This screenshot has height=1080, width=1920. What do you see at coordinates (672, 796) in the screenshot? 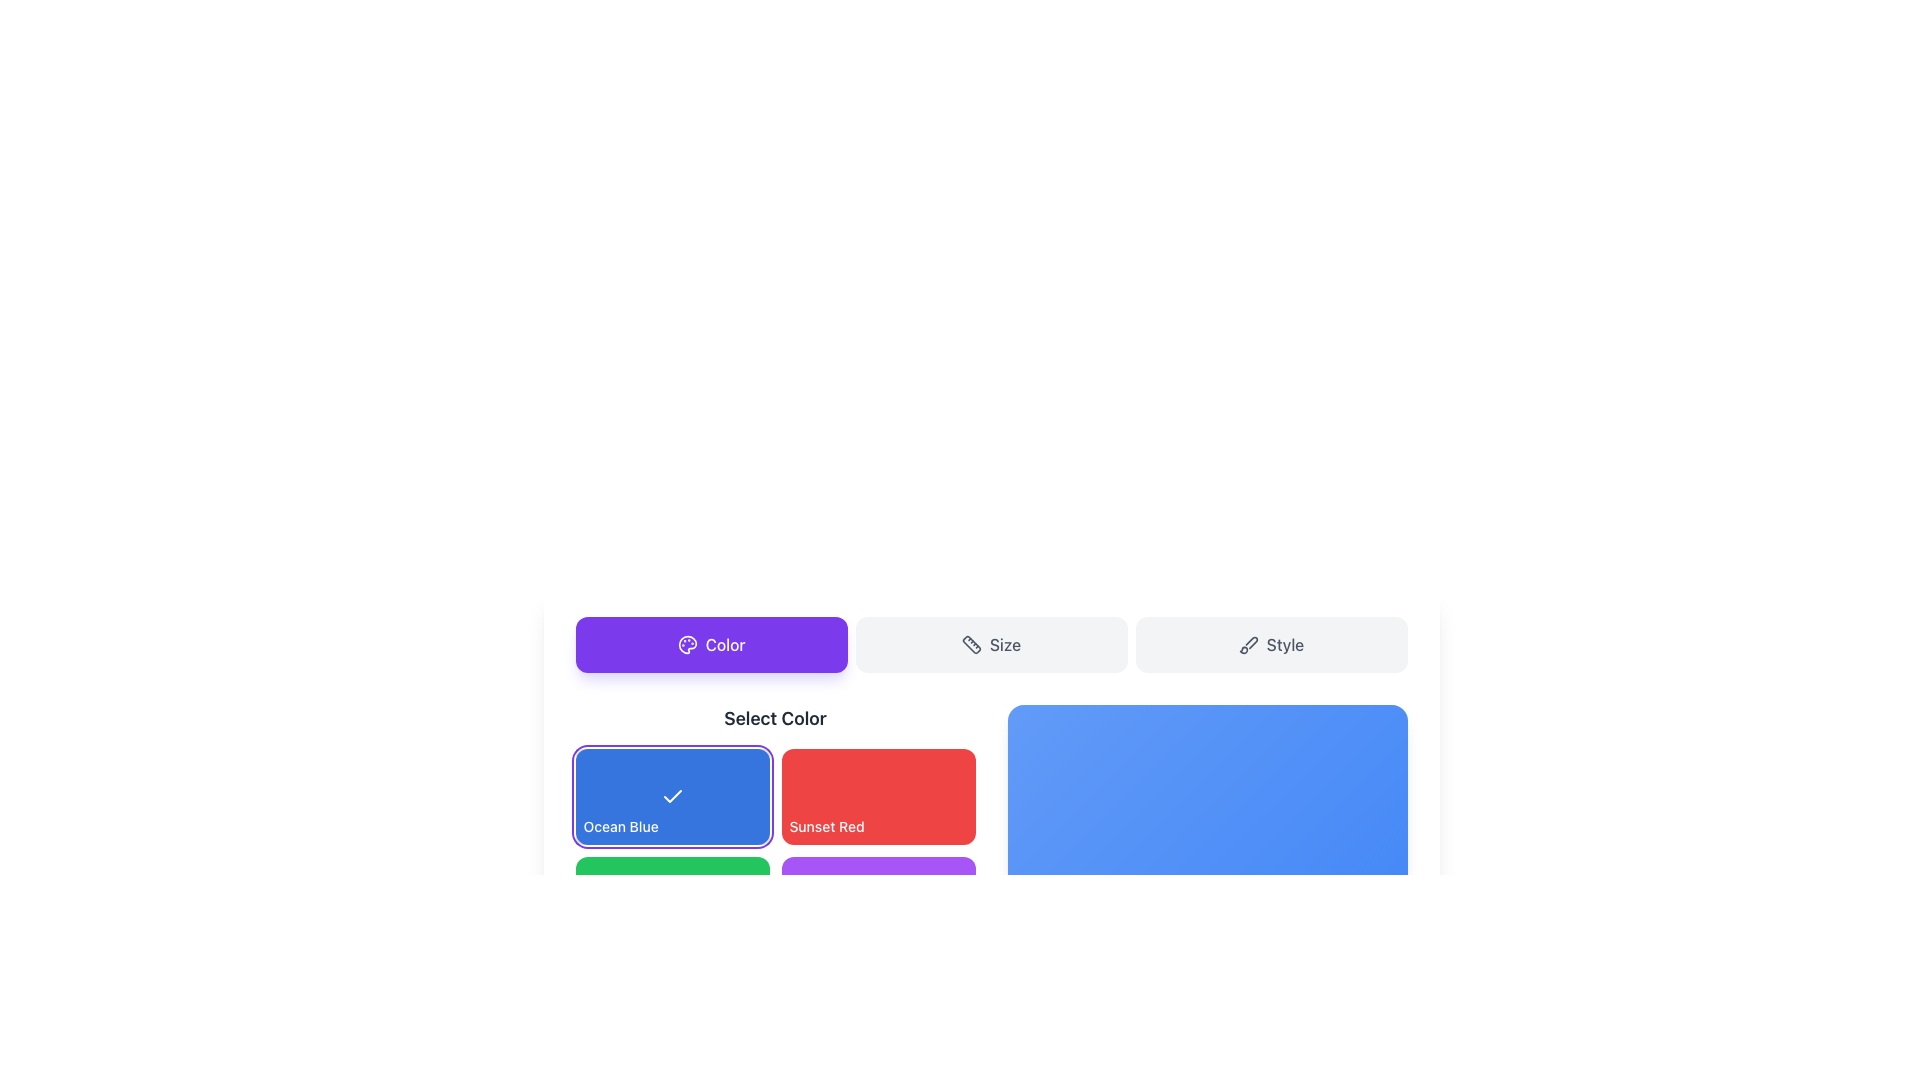
I see `the 'Ocean Blue' selectable color card located in the top-left cell of the grid` at bounding box center [672, 796].